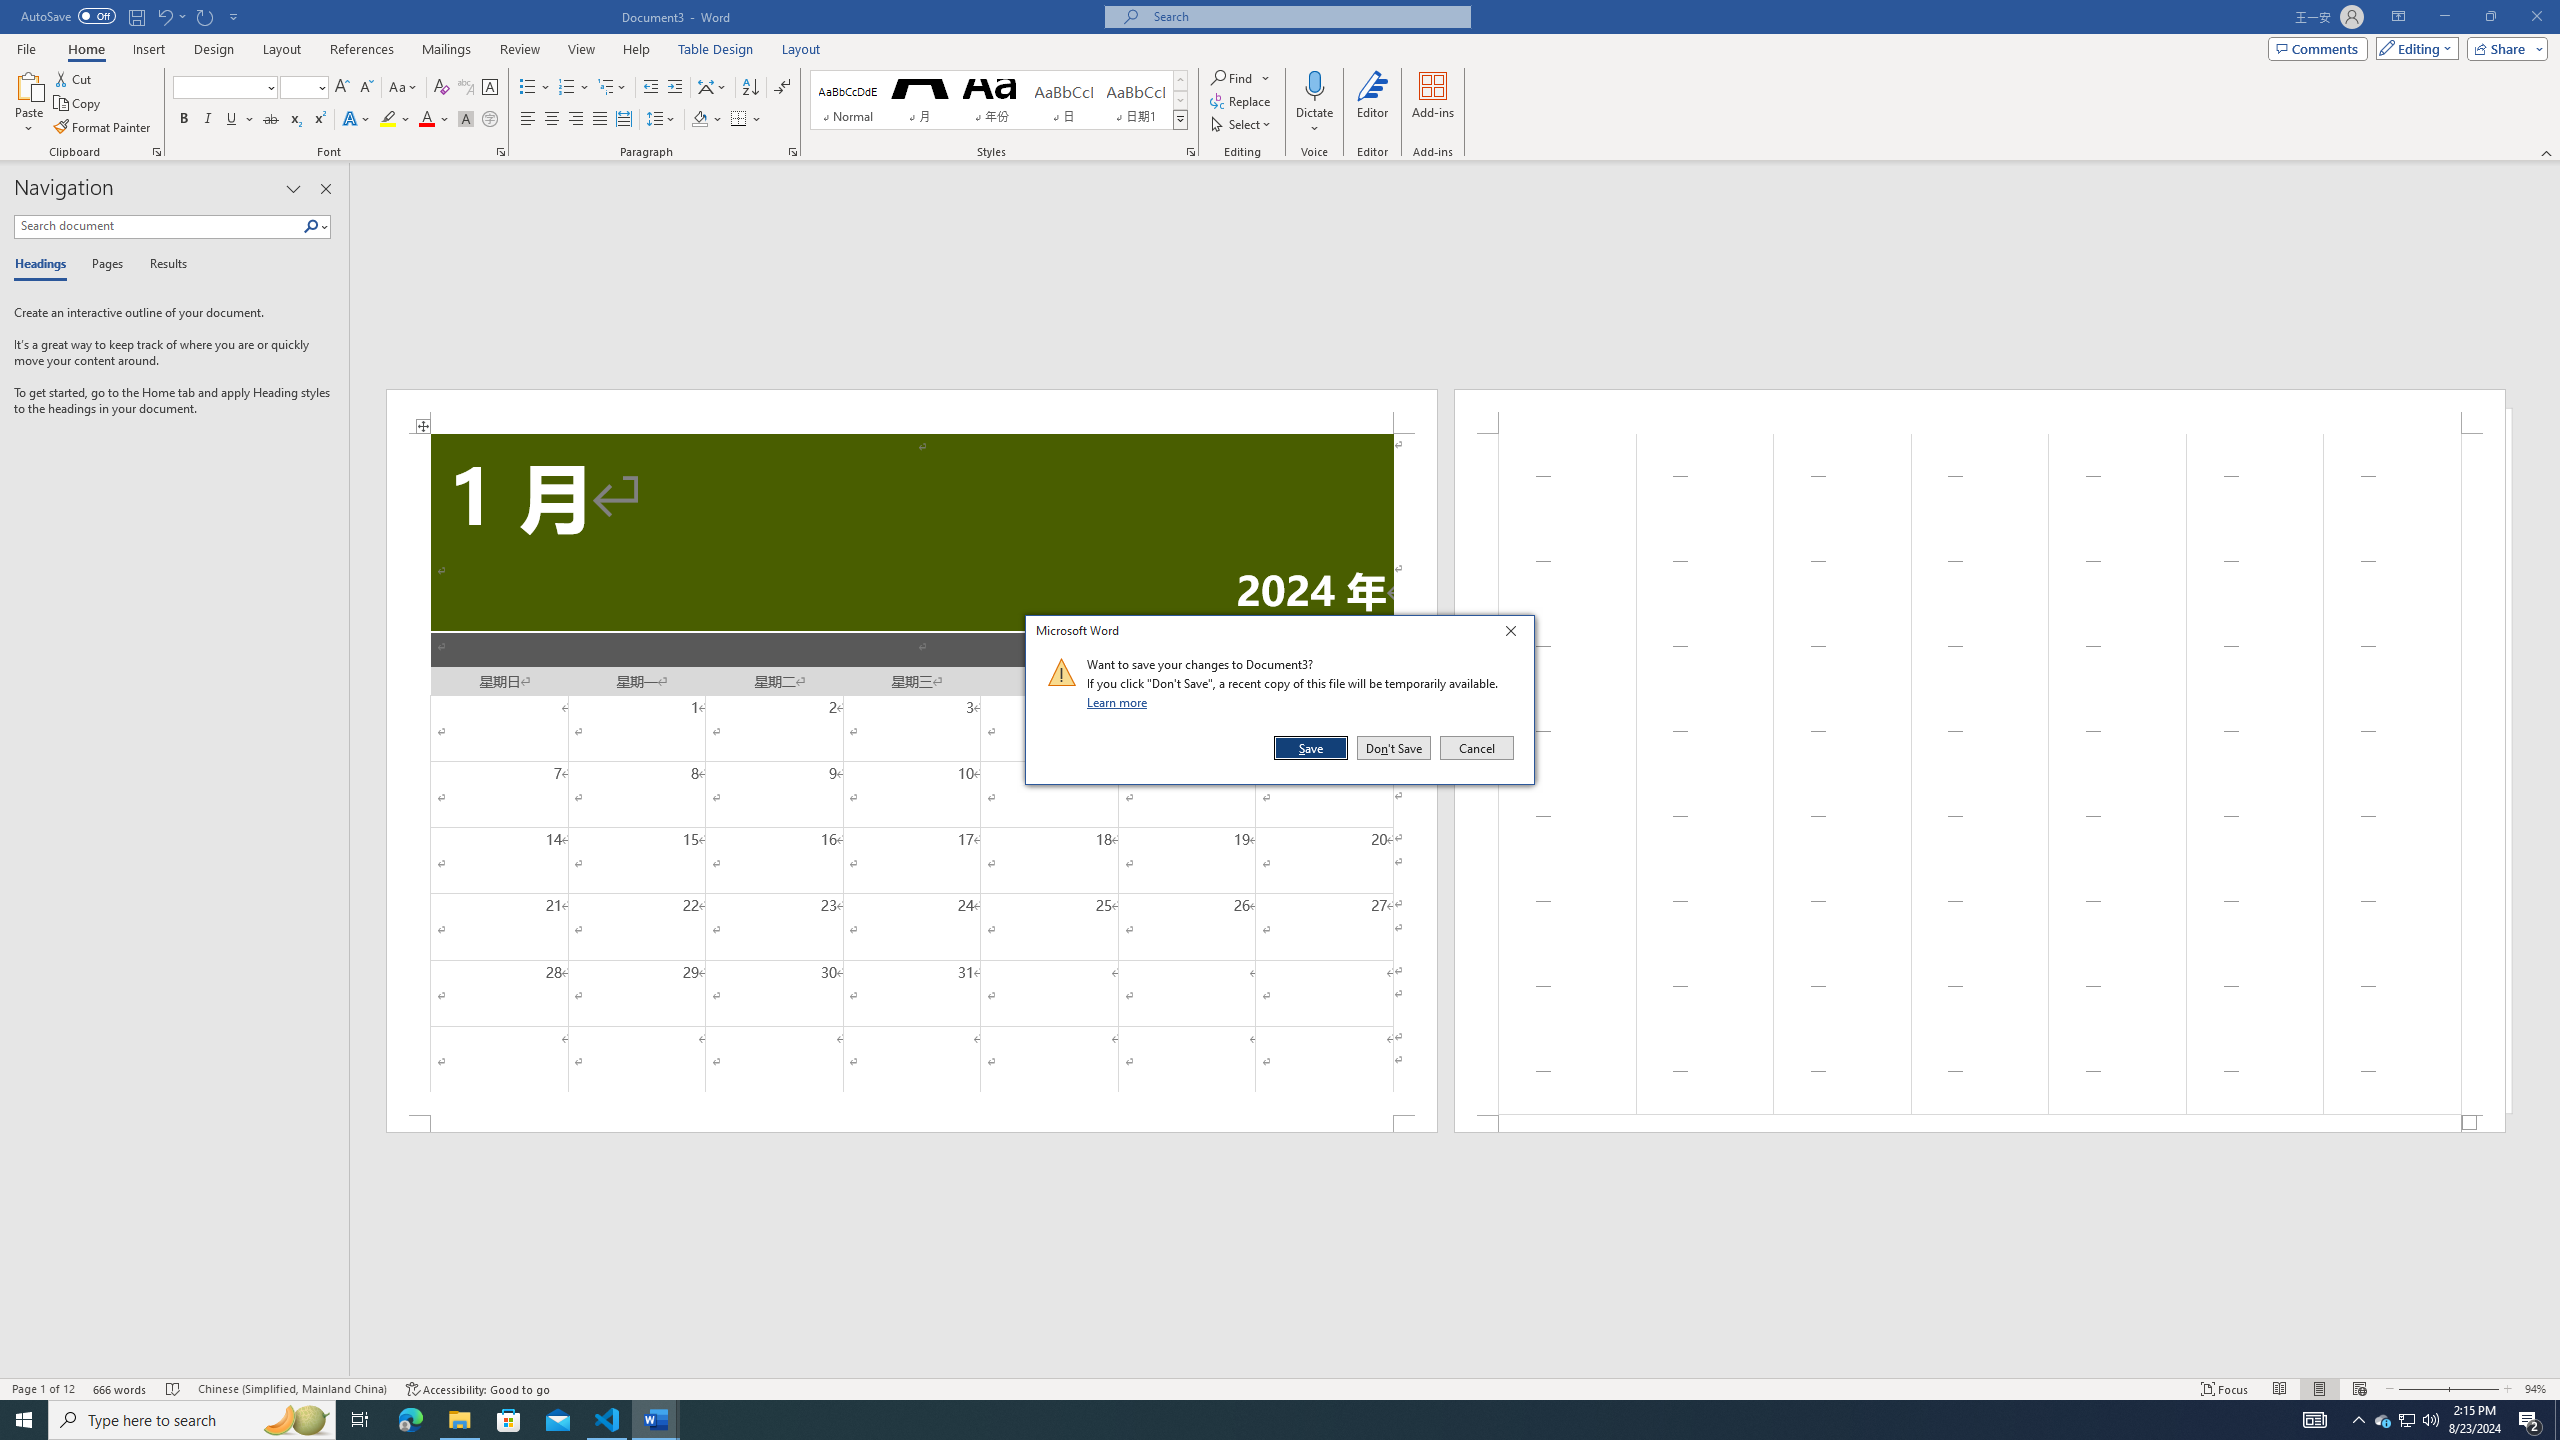 The height and width of the screenshot is (1440, 2560). Describe the element at coordinates (464, 87) in the screenshot. I see `'Phonetic Guide...'` at that location.